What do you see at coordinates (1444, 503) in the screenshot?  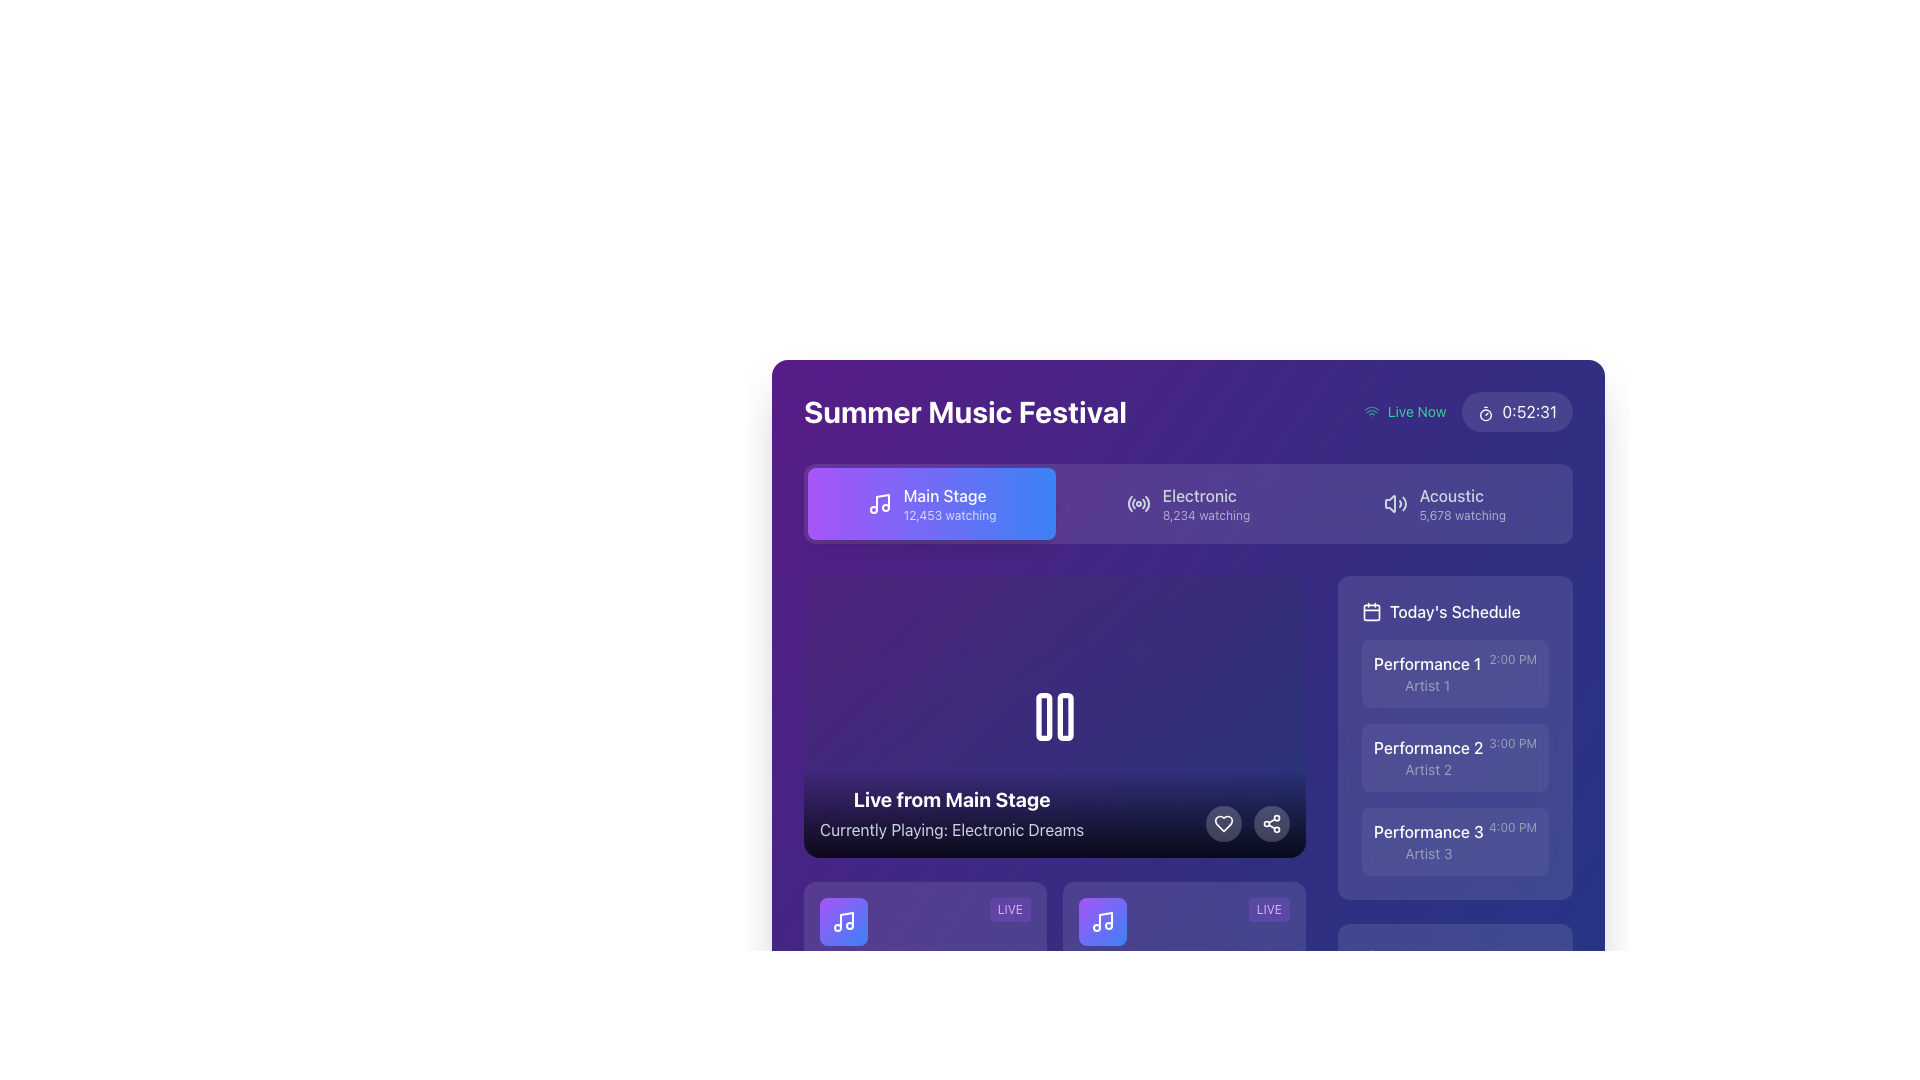 I see `the third button in the horizontal list, which represents a clickable option for a live 'Acoustic' session` at bounding box center [1444, 503].